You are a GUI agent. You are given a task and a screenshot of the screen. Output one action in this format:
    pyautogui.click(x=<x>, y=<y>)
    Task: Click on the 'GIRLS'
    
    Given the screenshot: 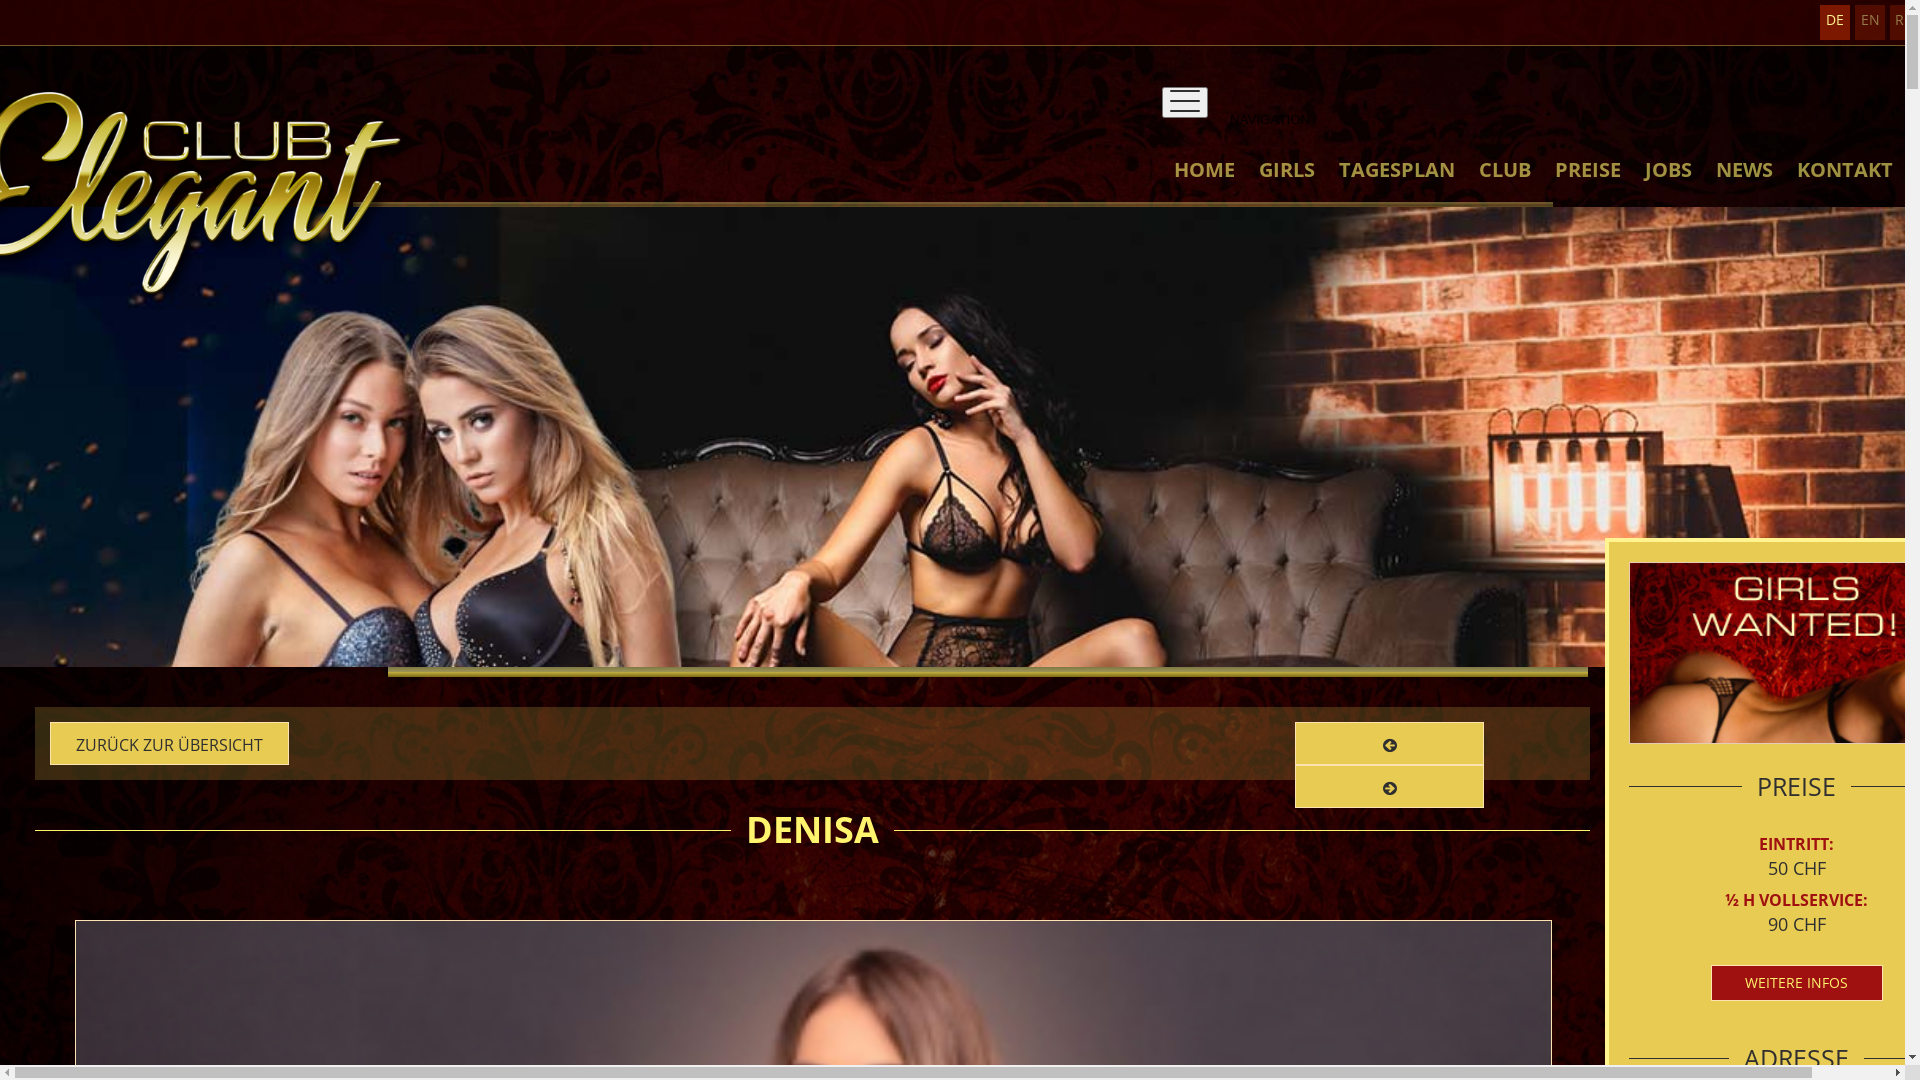 What is the action you would take?
    pyautogui.click(x=1286, y=188)
    